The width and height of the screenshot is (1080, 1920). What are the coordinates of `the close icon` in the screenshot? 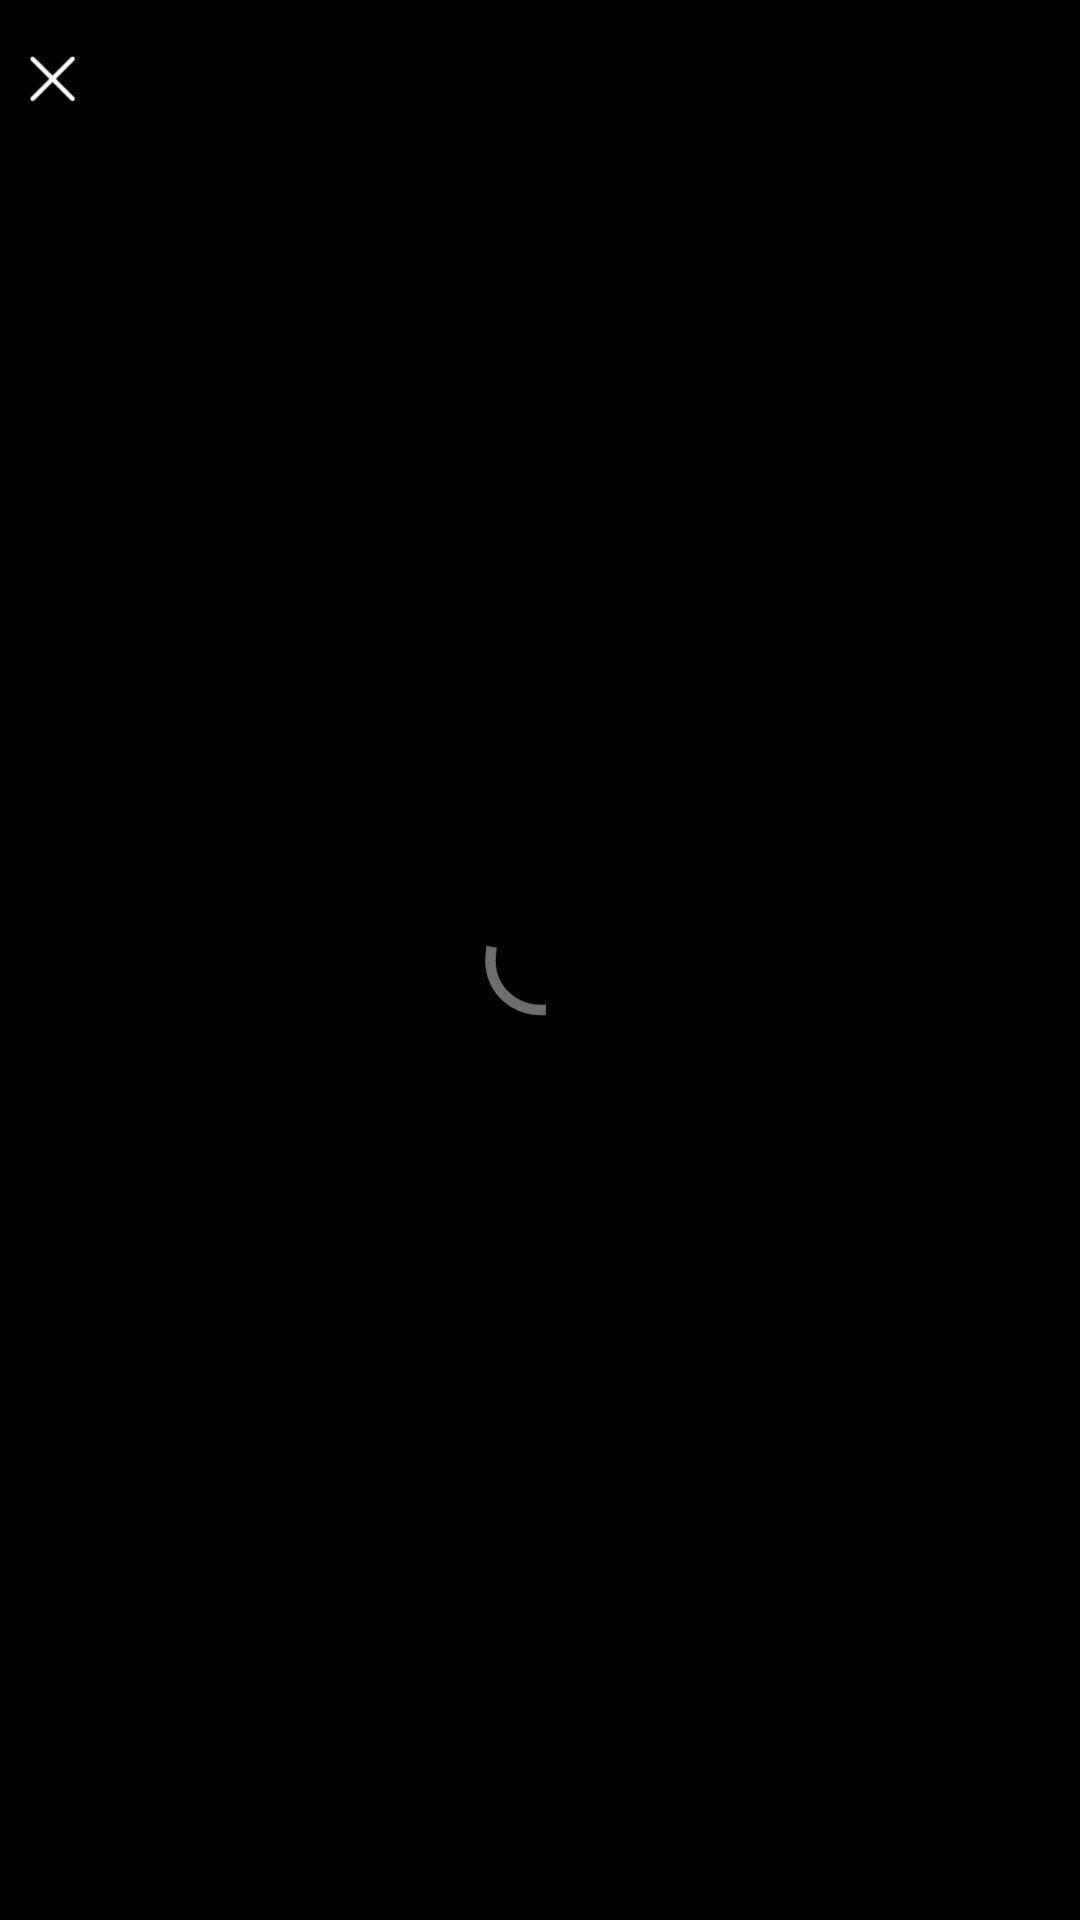 It's located at (51, 78).